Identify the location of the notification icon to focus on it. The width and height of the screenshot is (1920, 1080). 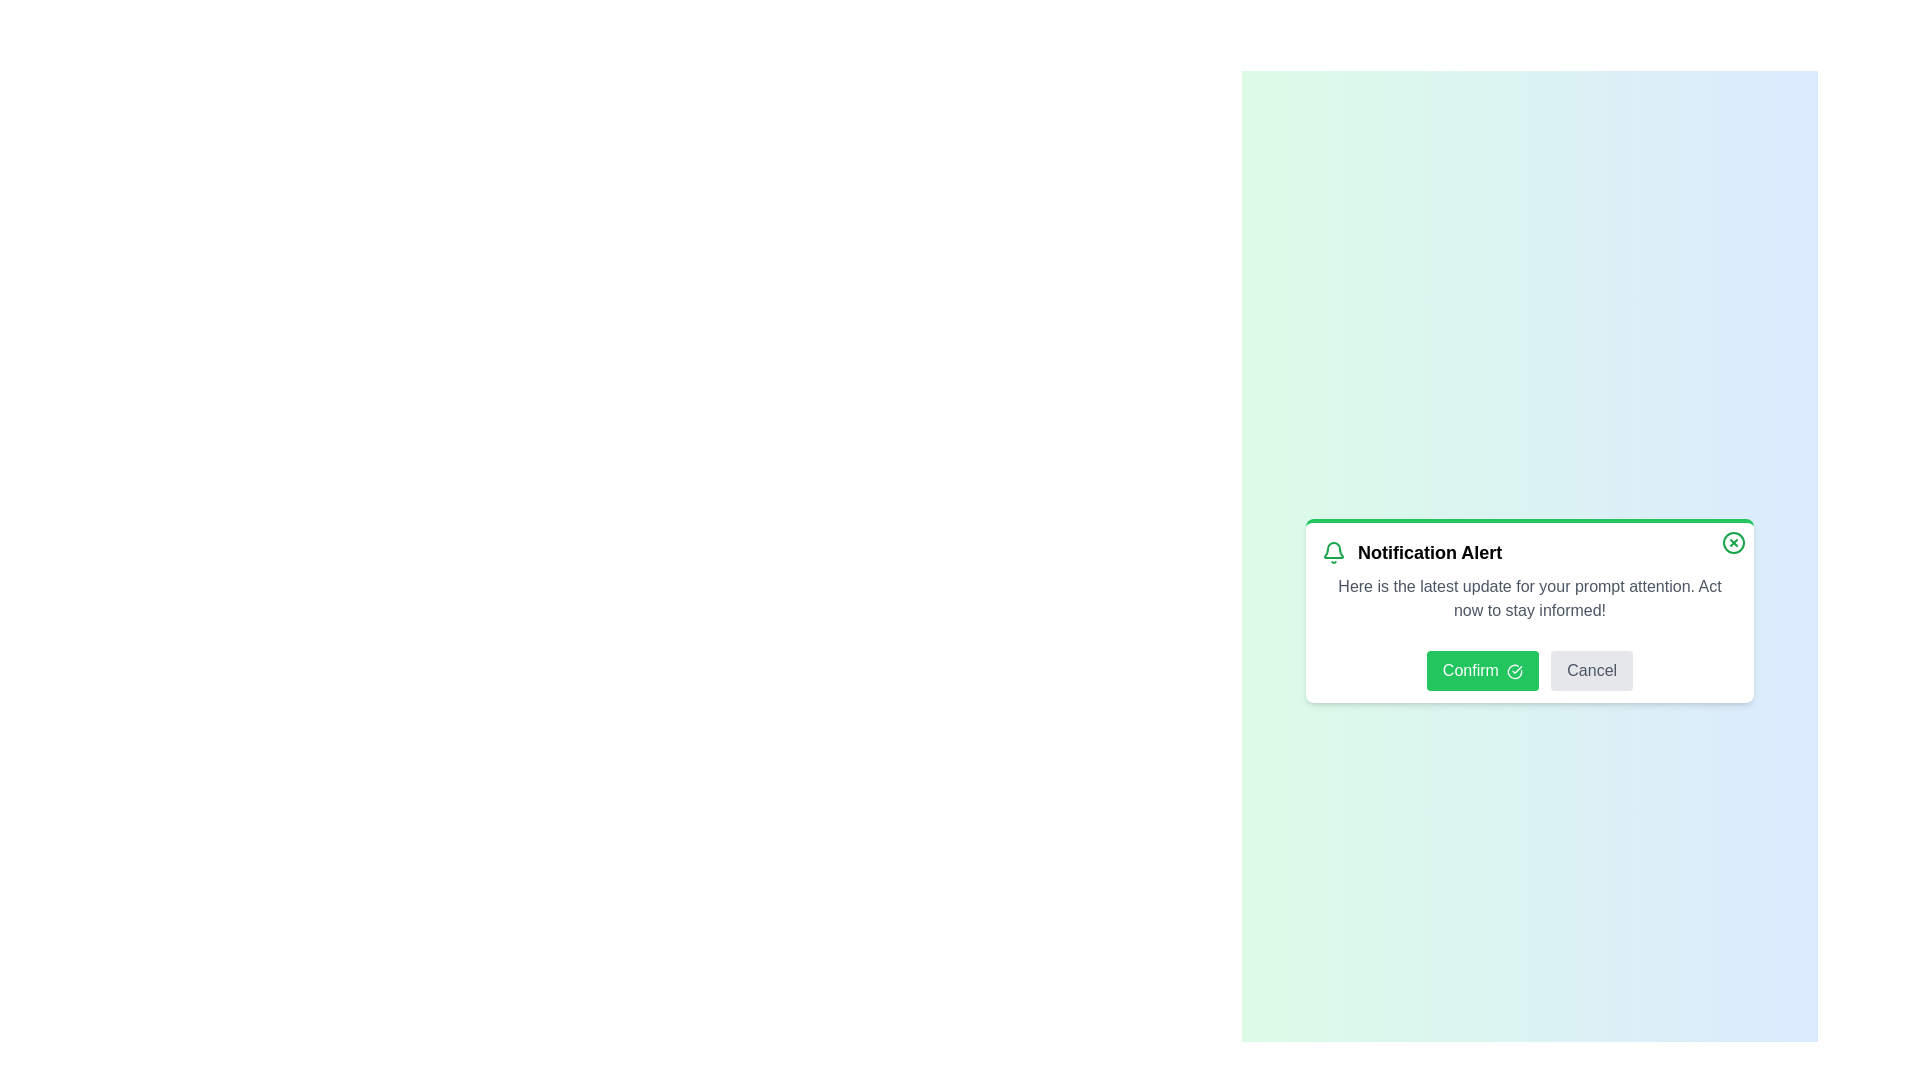
(1334, 552).